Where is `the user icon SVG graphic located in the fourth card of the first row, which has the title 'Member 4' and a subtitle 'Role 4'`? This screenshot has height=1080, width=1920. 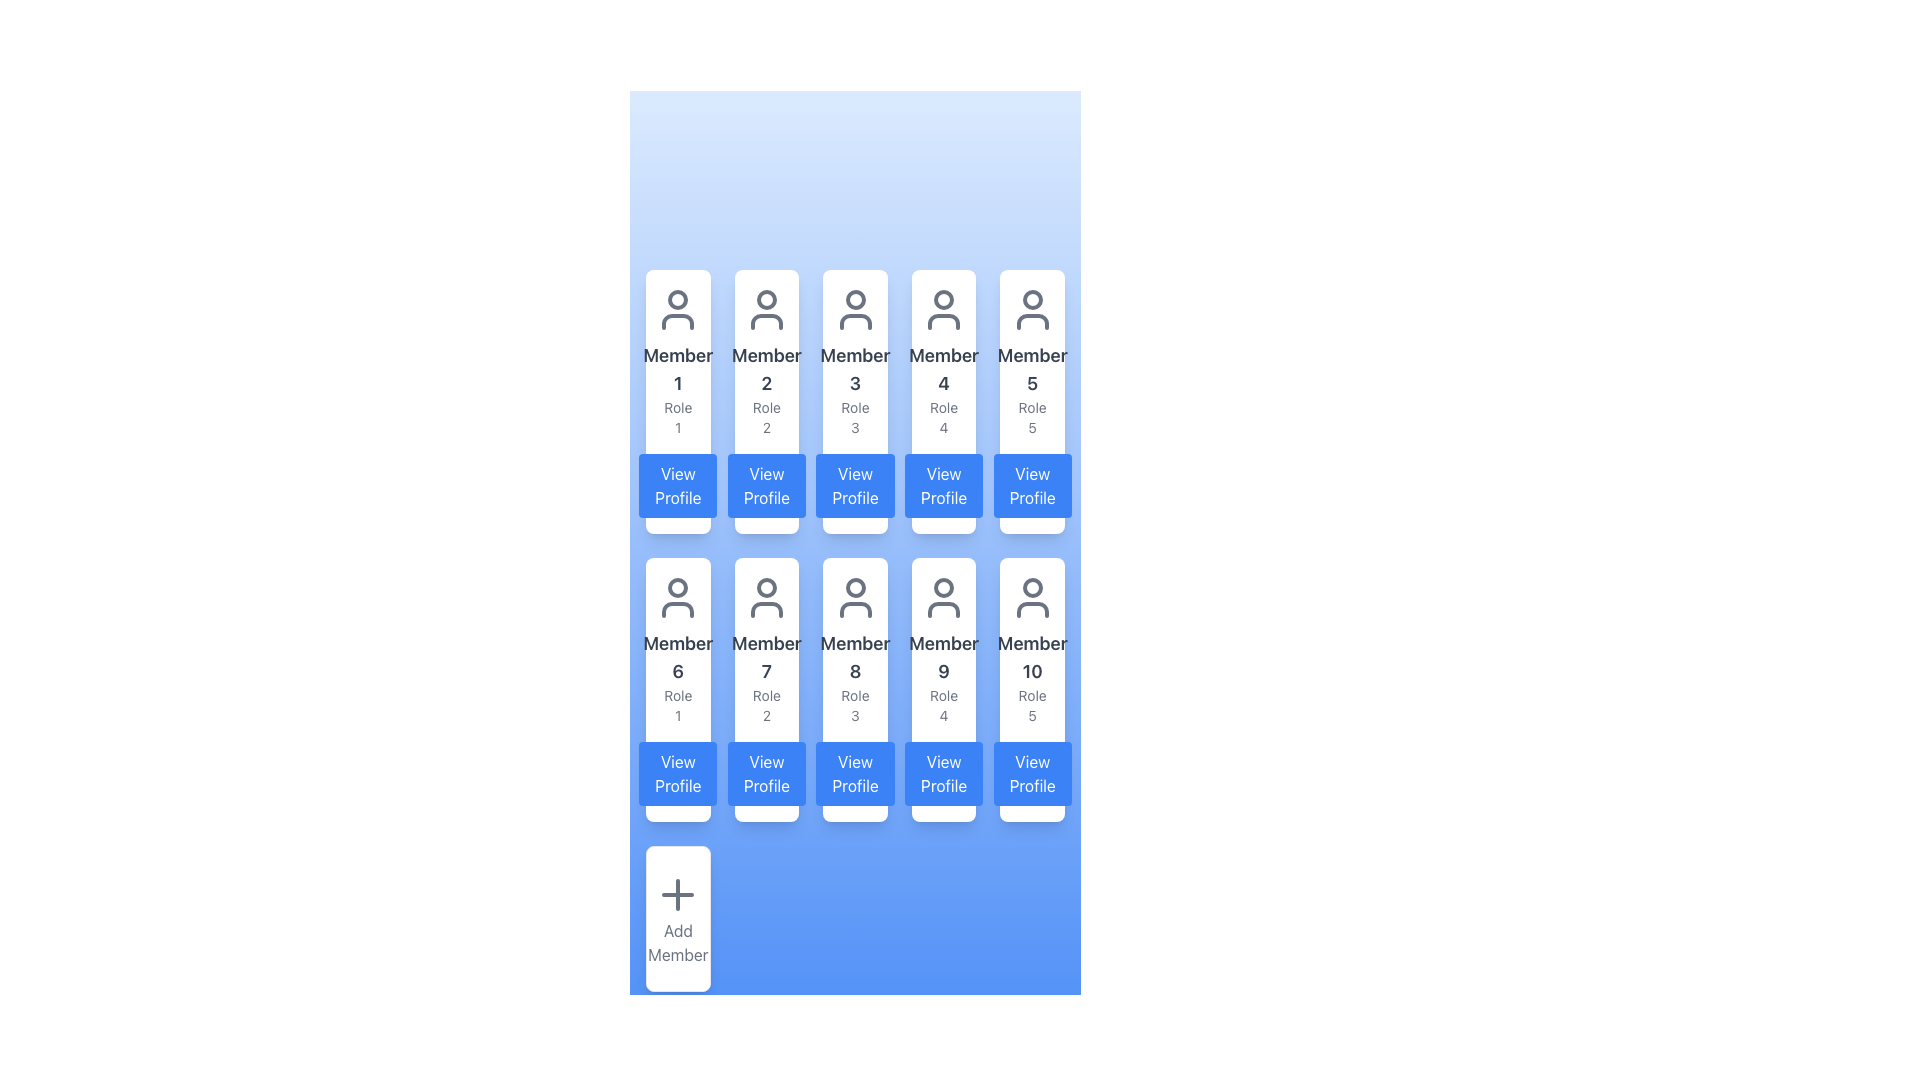 the user icon SVG graphic located in the fourth card of the first row, which has the title 'Member 4' and a subtitle 'Role 4' is located at coordinates (943, 309).